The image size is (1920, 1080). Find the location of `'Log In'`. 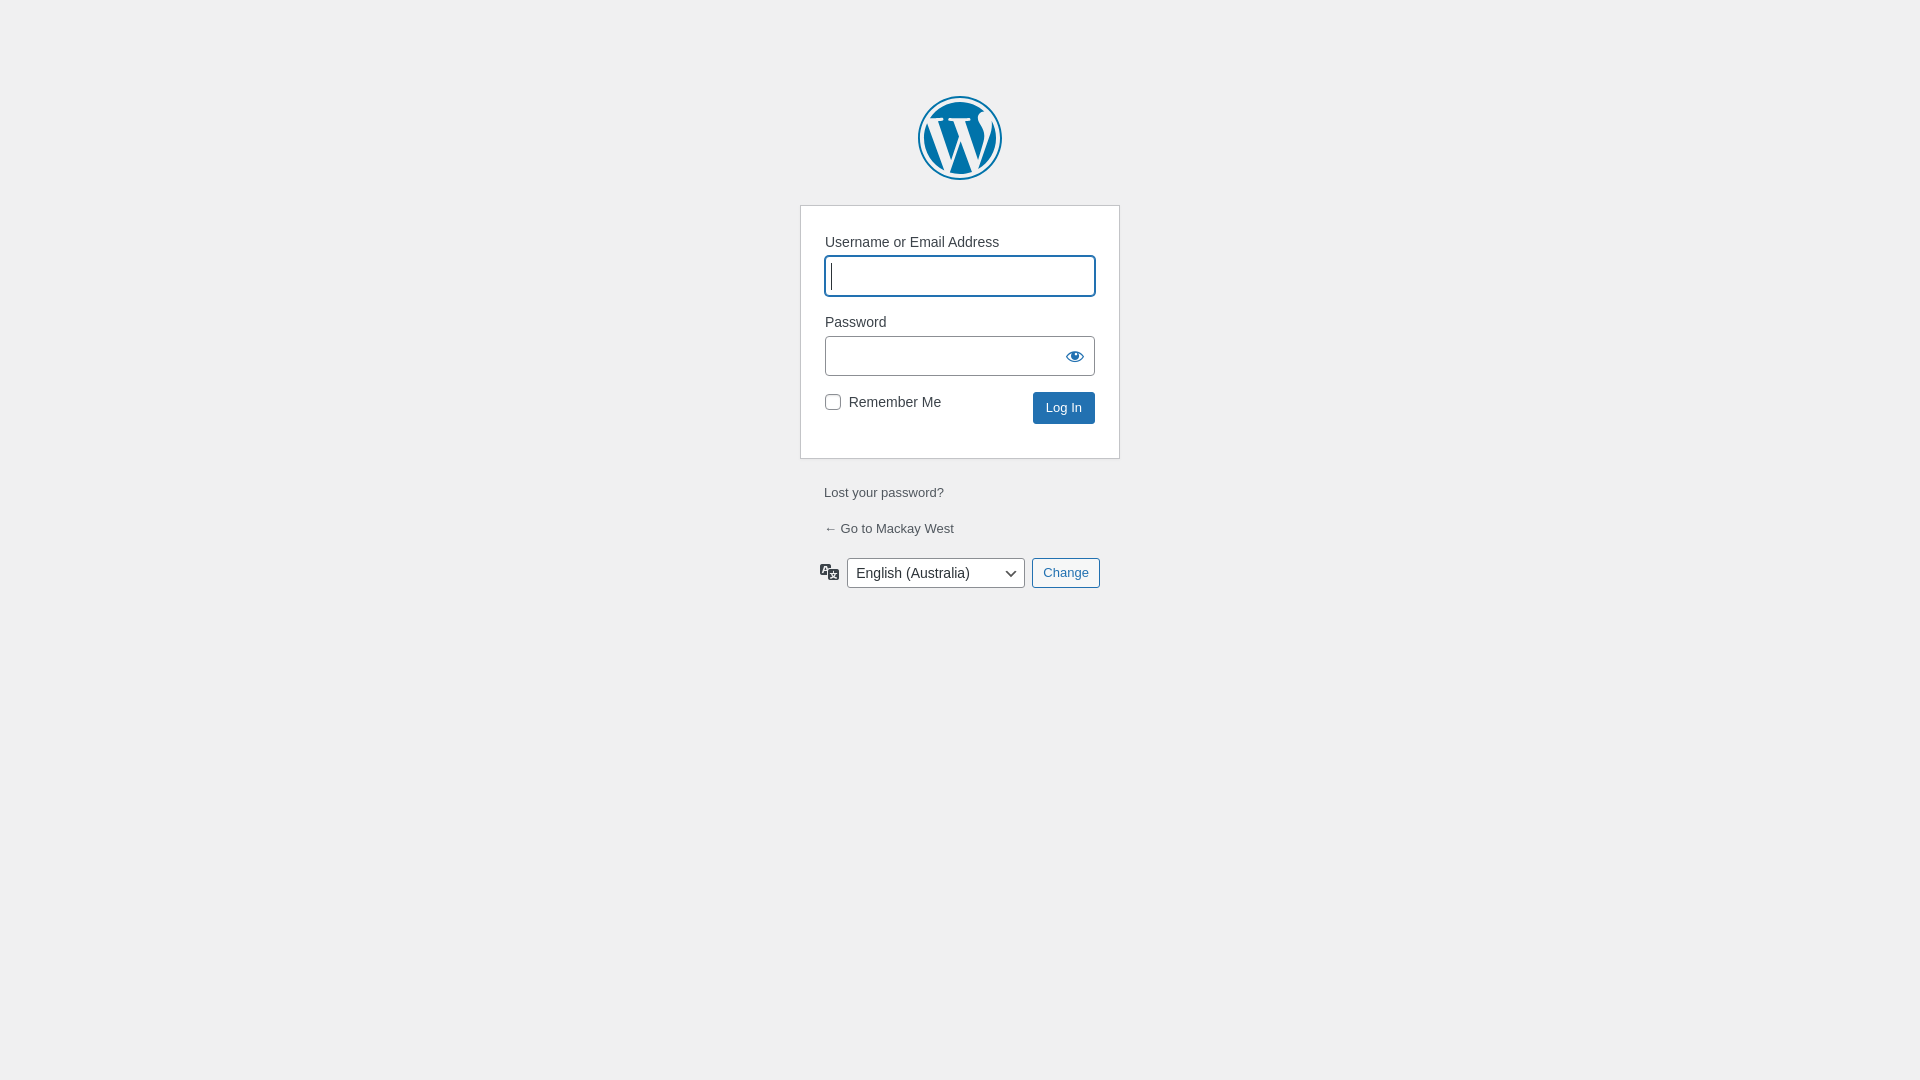

'Log In' is located at coordinates (1063, 407).